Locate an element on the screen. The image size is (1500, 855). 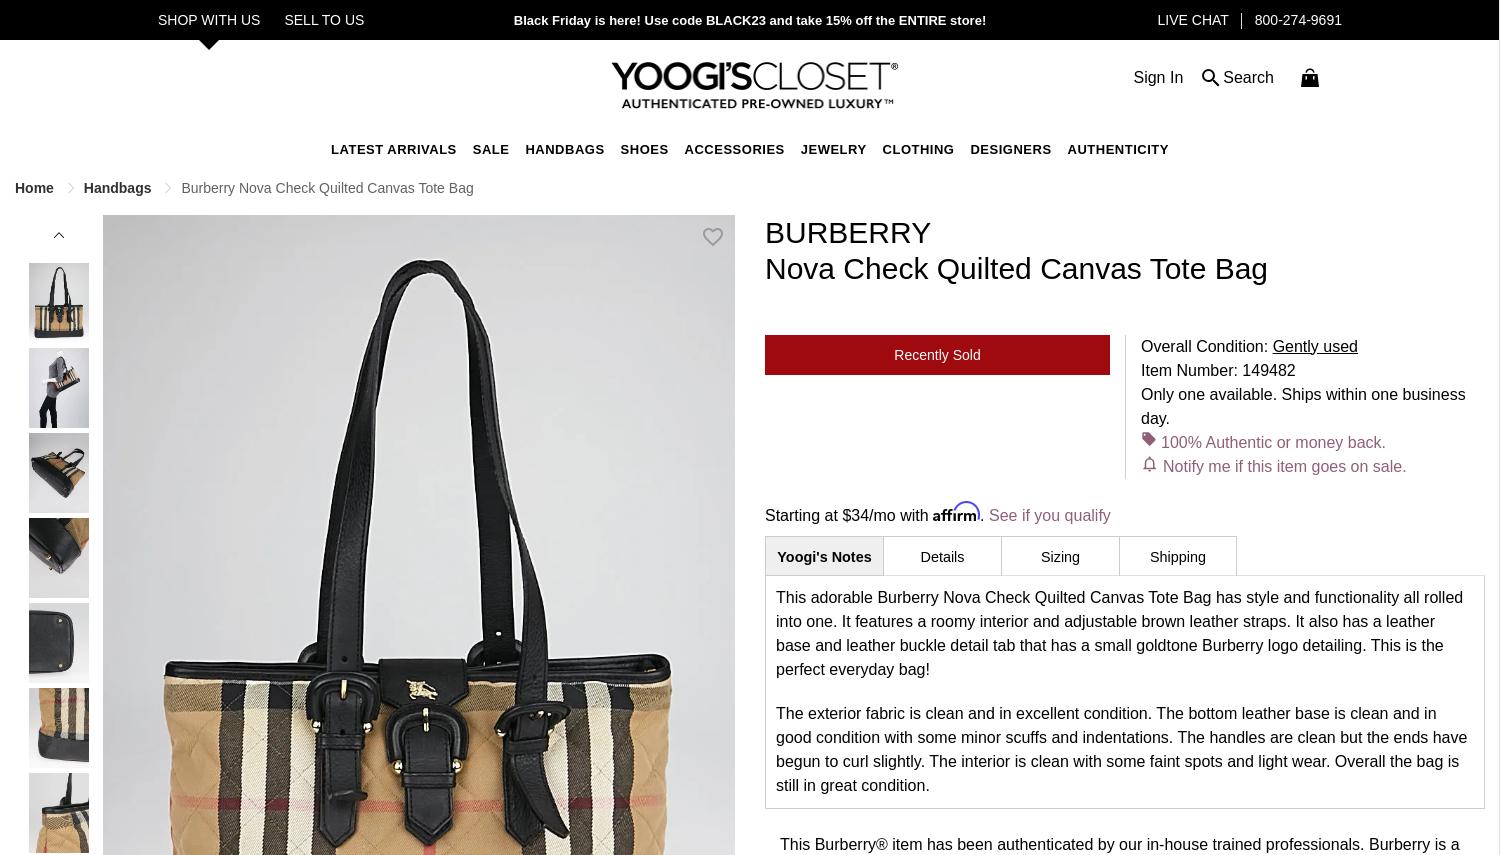
'/mo with' is located at coordinates (867, 513).